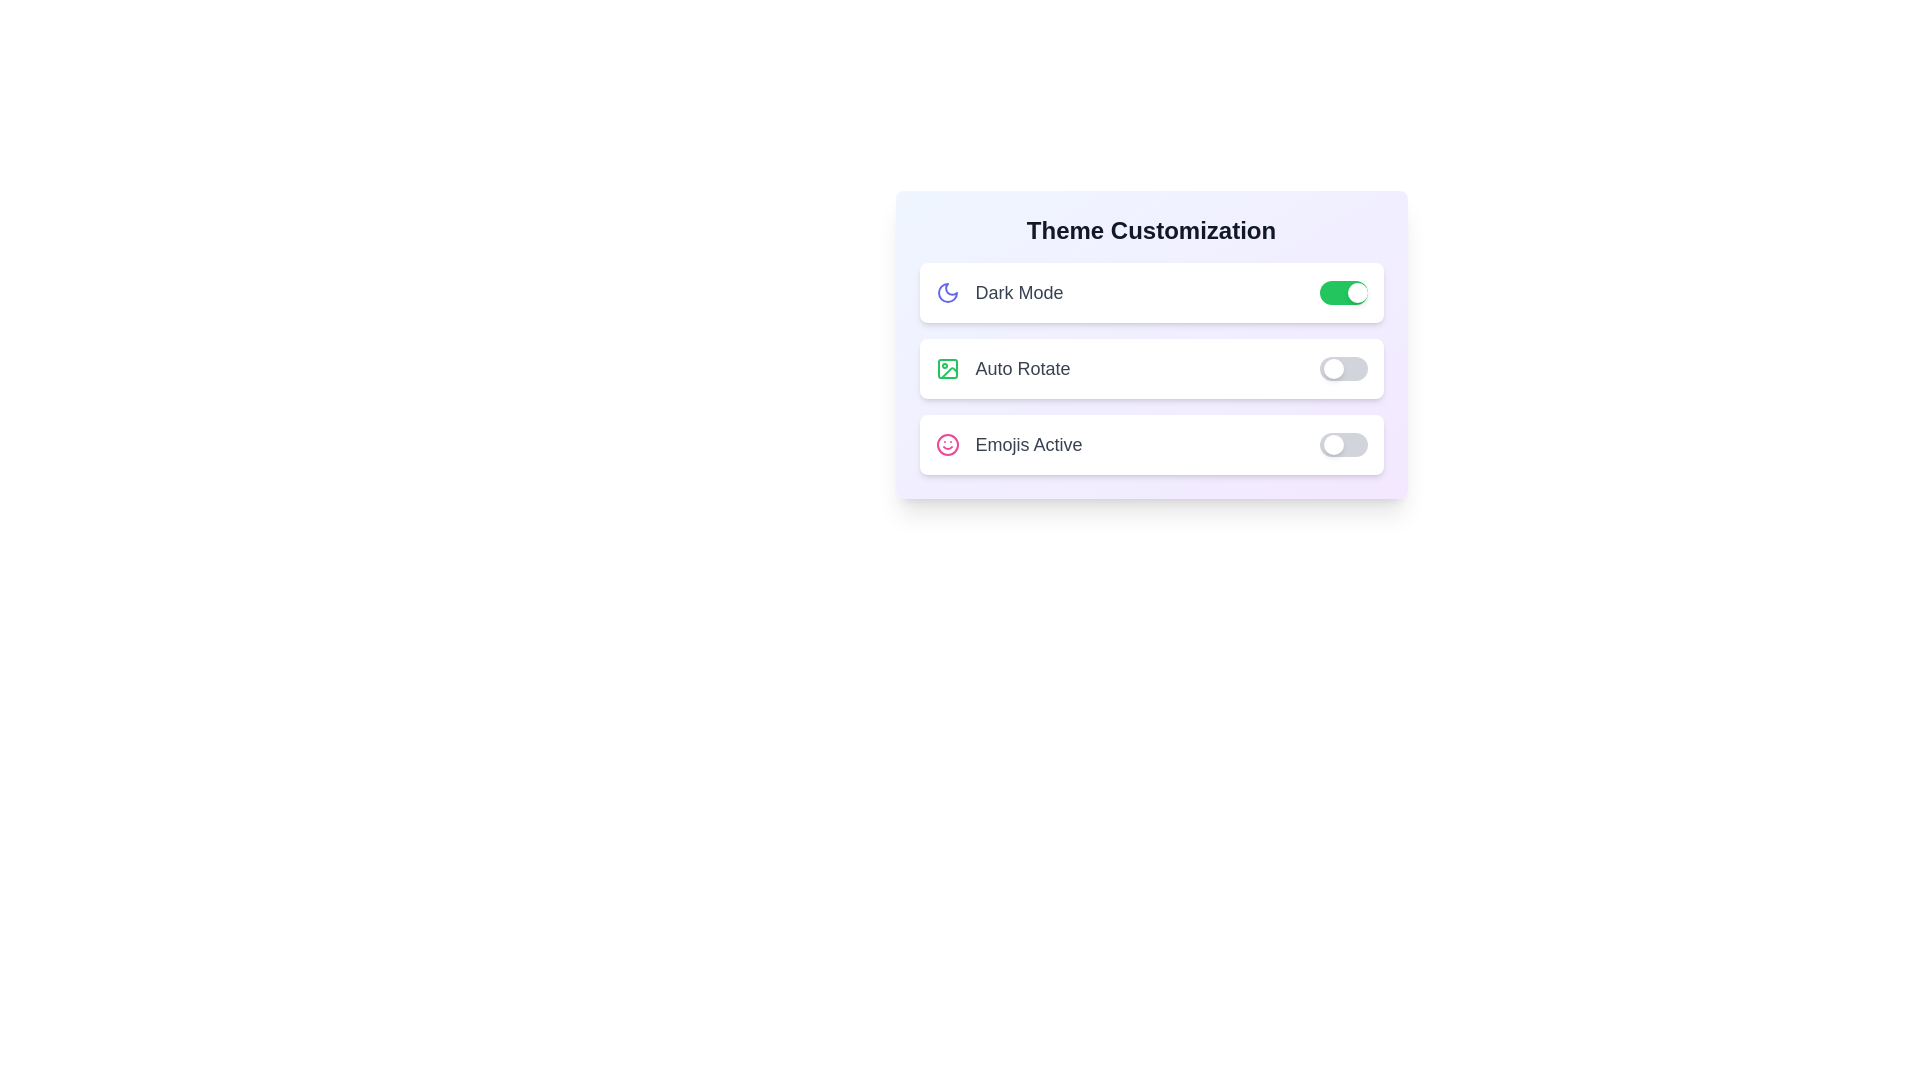  What do you see at coordinates (1343, 443) in the screenshot?
I see `the knob of the toggle switch labeled 'Emojis Active'` at bounding box center [1343, 443].